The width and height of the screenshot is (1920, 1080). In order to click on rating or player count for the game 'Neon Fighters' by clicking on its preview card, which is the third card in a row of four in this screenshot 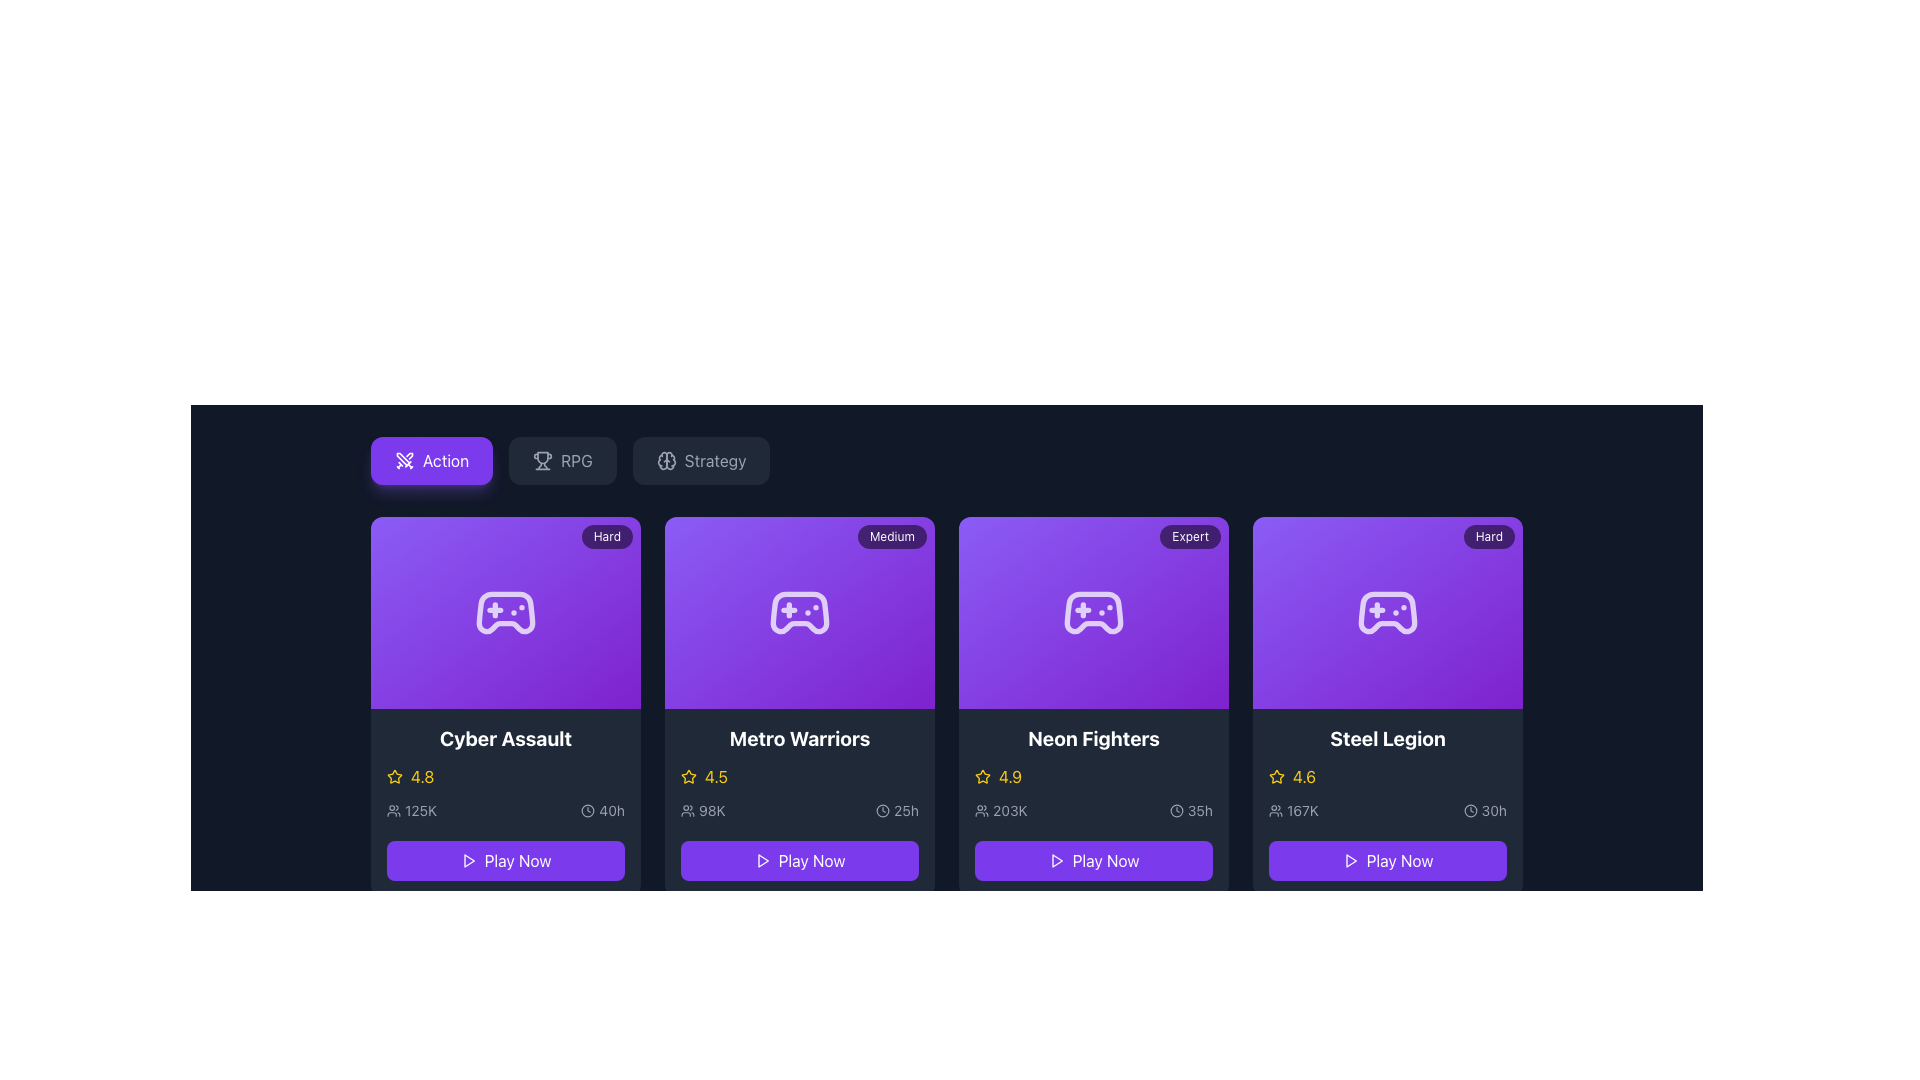, I will do `click(1093, 705)`.